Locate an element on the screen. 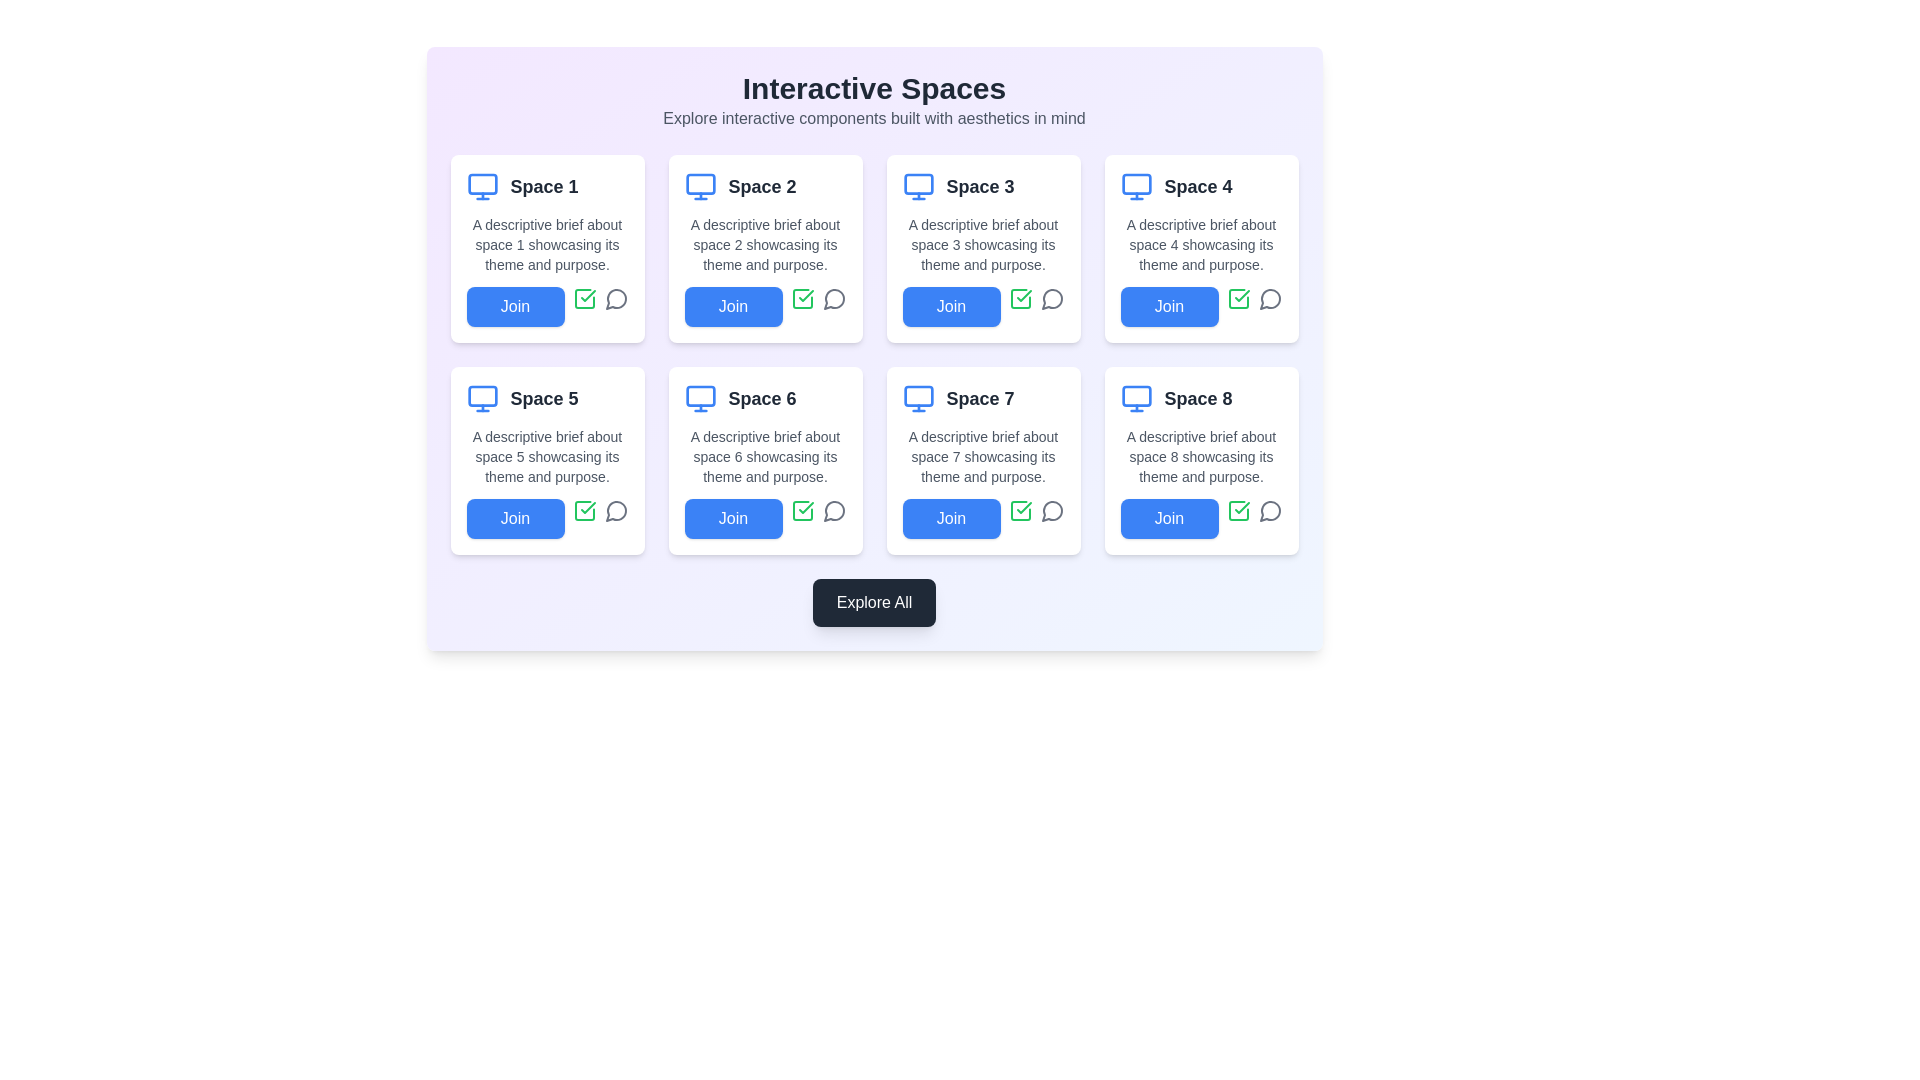 The height and width of the screenshot is (1080, 1920). the completion icon located in the right section of the card for 'Space 4', adjacent to the speech-bubble icon and aligned with the 'Join' button is located at coordinates (1237, 299).